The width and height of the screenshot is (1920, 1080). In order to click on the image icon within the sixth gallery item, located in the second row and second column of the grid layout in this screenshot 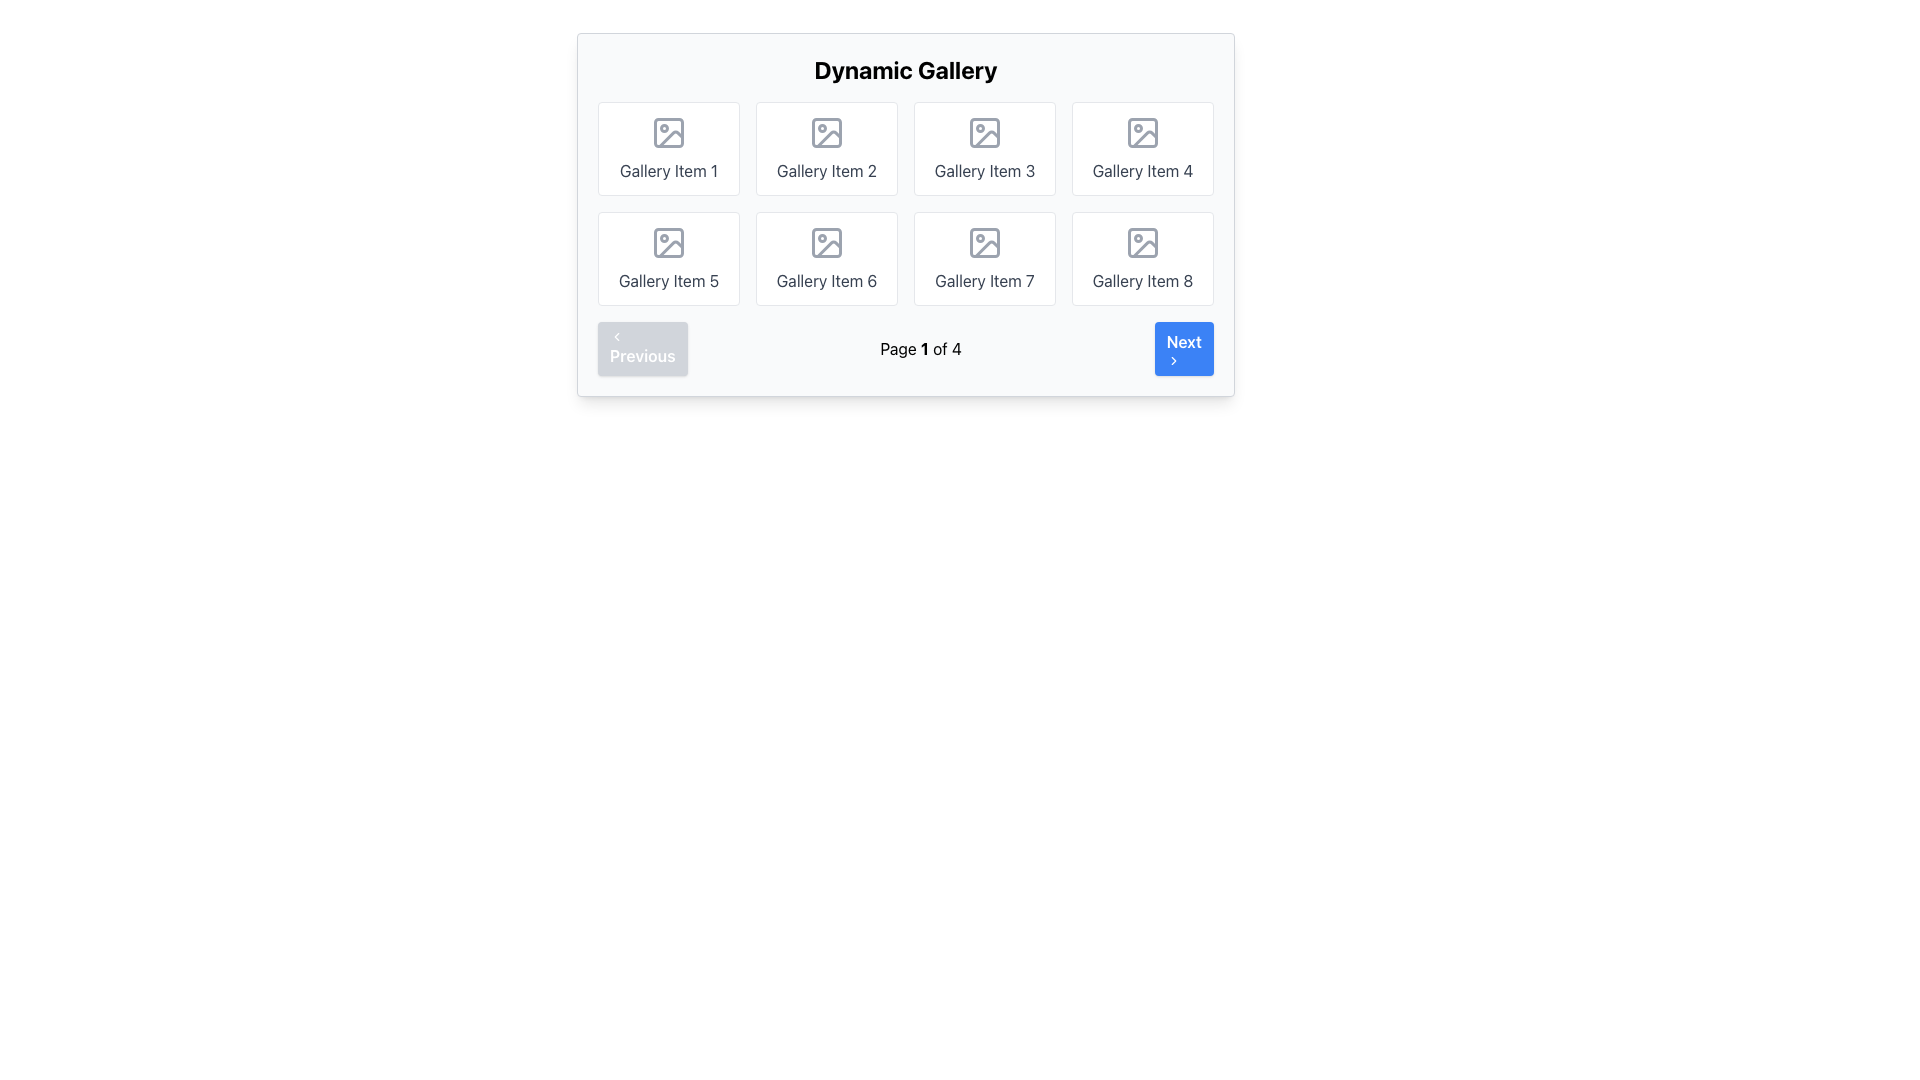, I will do `click(826, 242)`.